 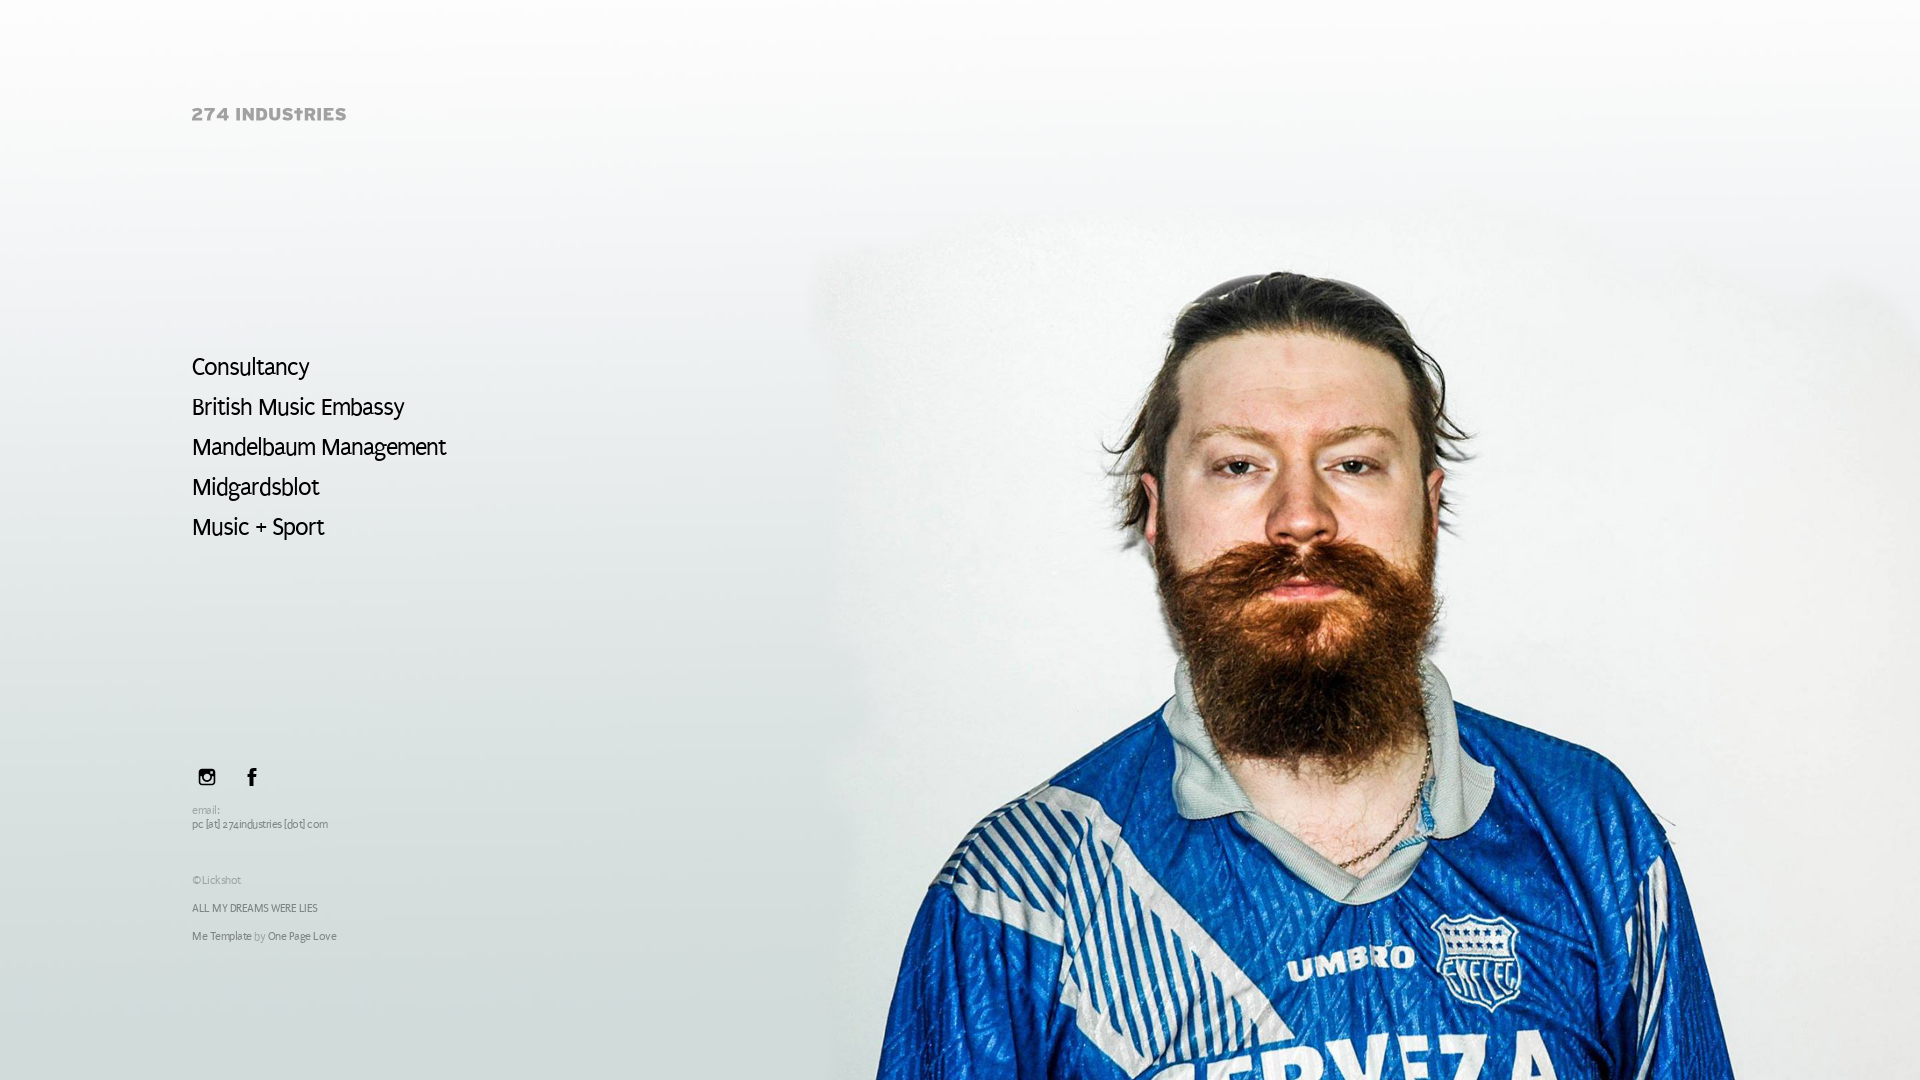 I want to click on 'Consultancy', so click(x=249, y=366).